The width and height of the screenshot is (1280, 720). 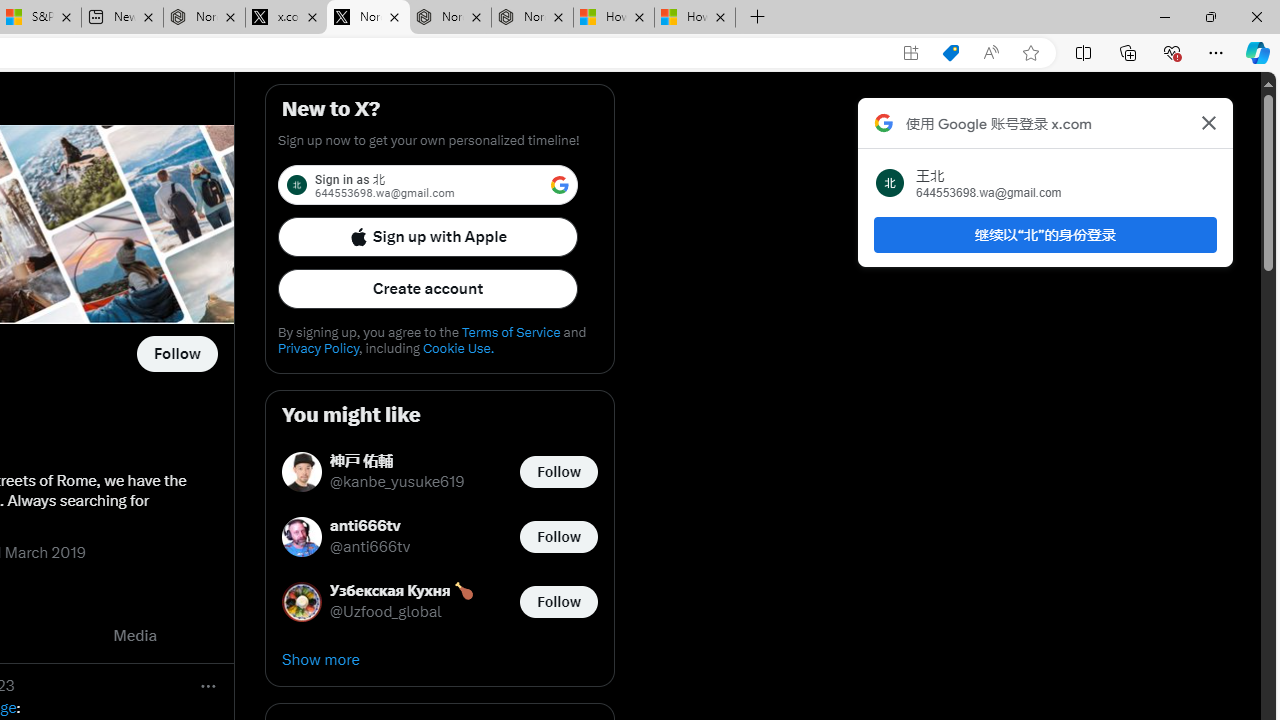 I want to click on 'Follow @anti666tv', so click(x=558, y=535).